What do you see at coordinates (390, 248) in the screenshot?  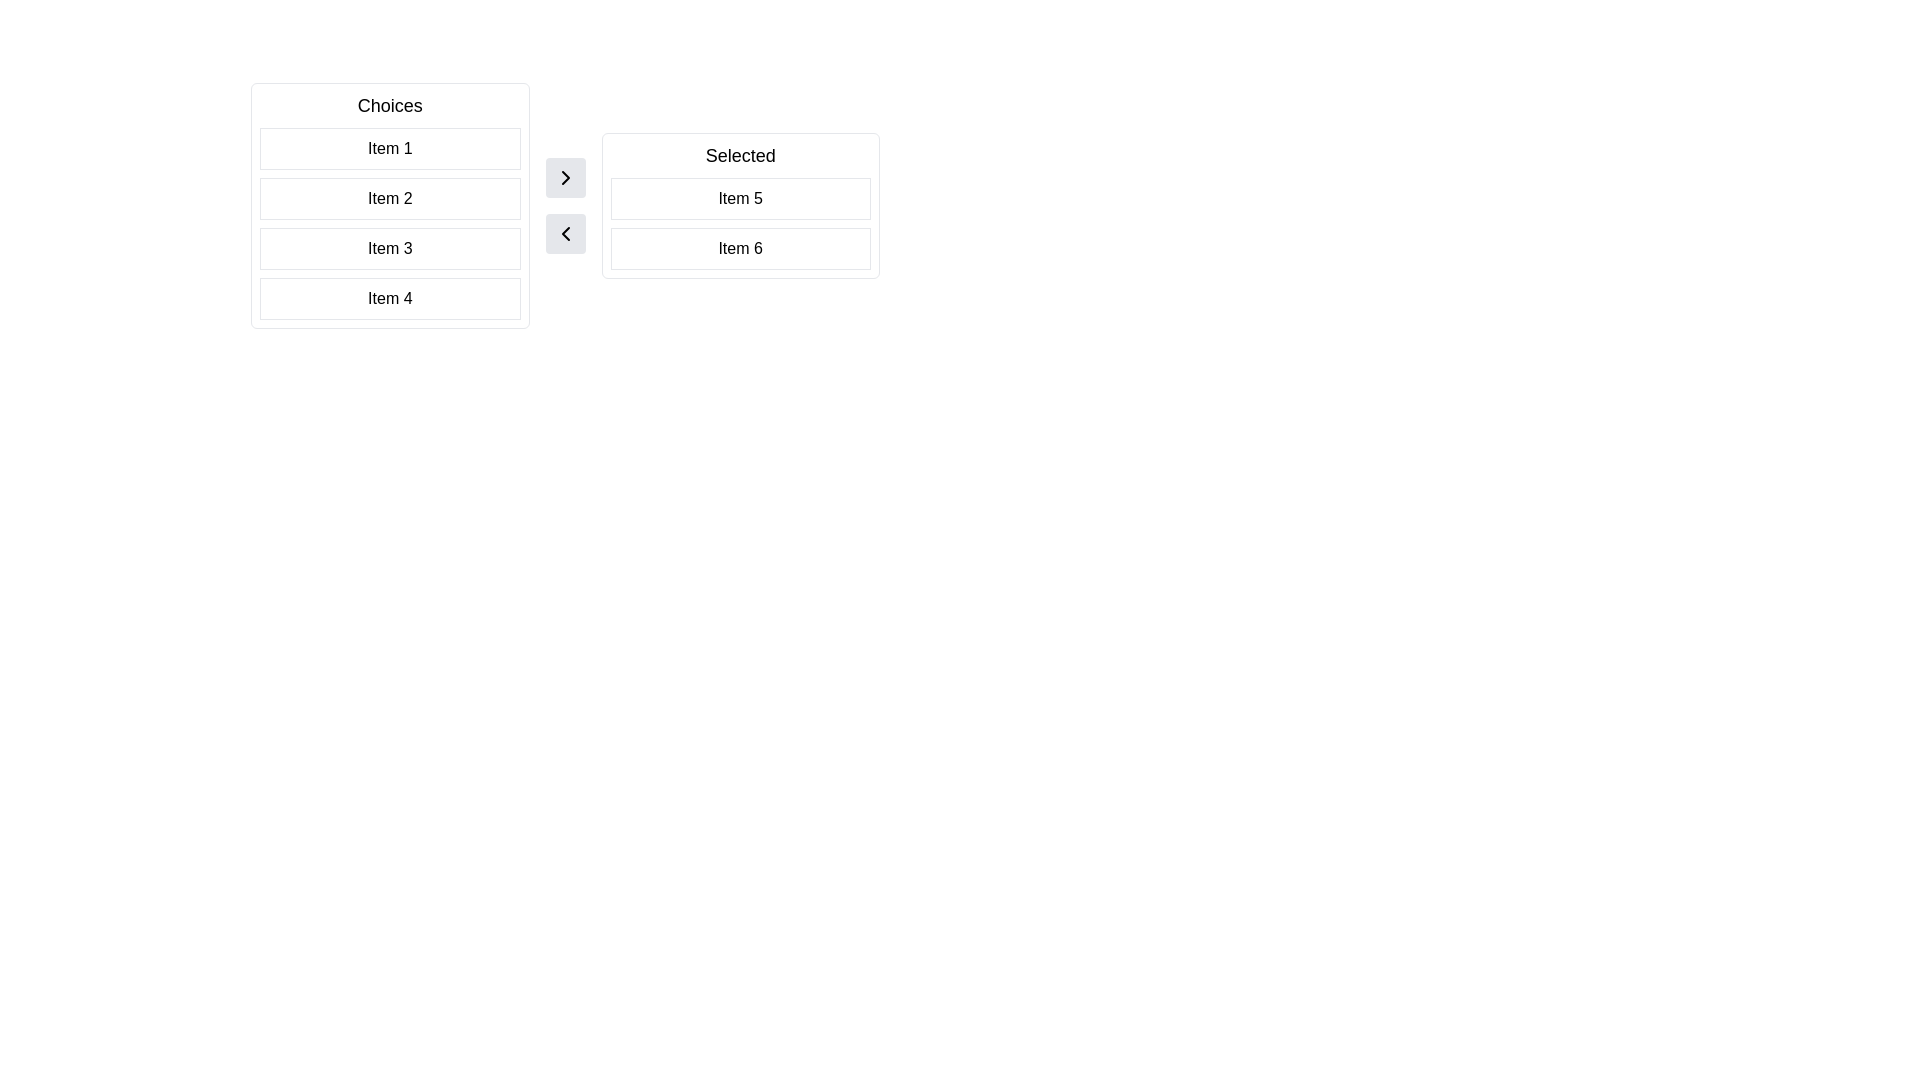 I see `the third item in the vertically arranged list of selectable options within the 'Choices' section` at bounding box center [390, 248].